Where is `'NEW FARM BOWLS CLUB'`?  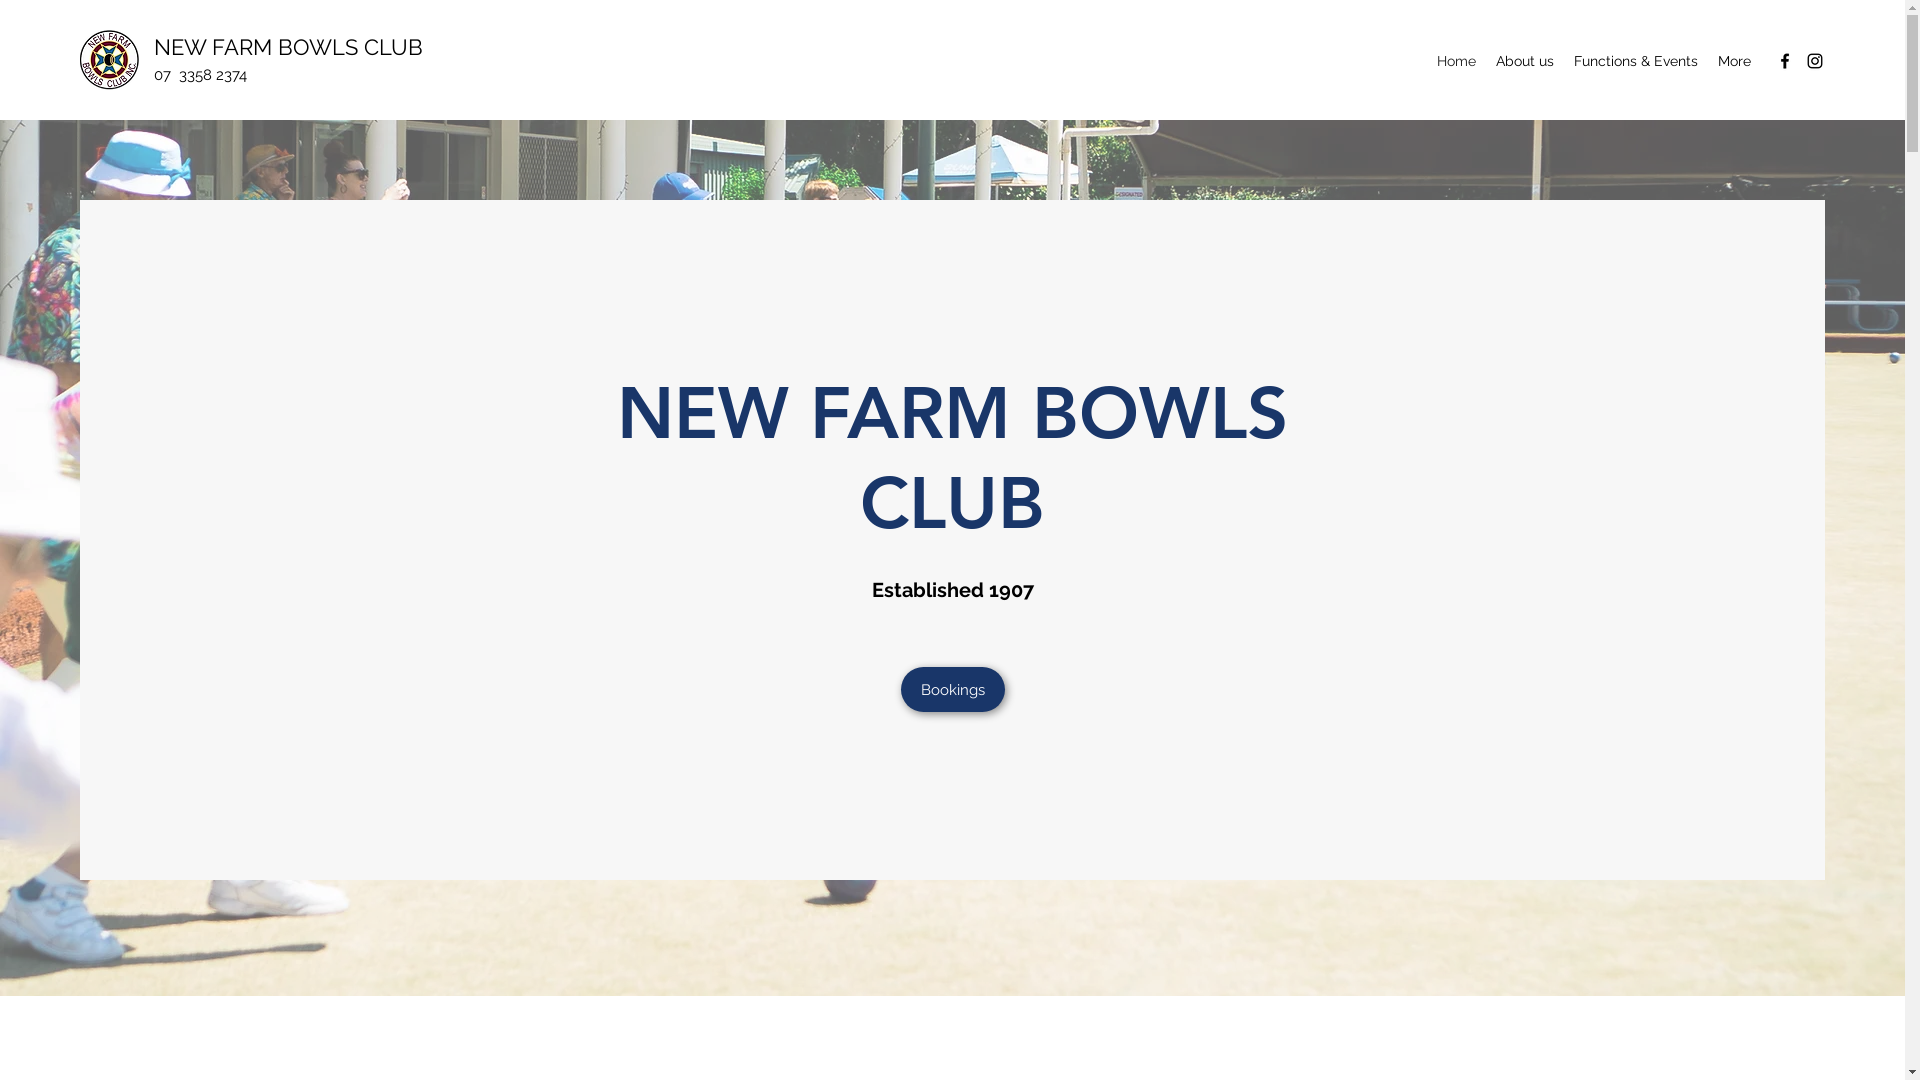 'NEW FARM BOWLS CLUB' is located at coordinates (287, 45).